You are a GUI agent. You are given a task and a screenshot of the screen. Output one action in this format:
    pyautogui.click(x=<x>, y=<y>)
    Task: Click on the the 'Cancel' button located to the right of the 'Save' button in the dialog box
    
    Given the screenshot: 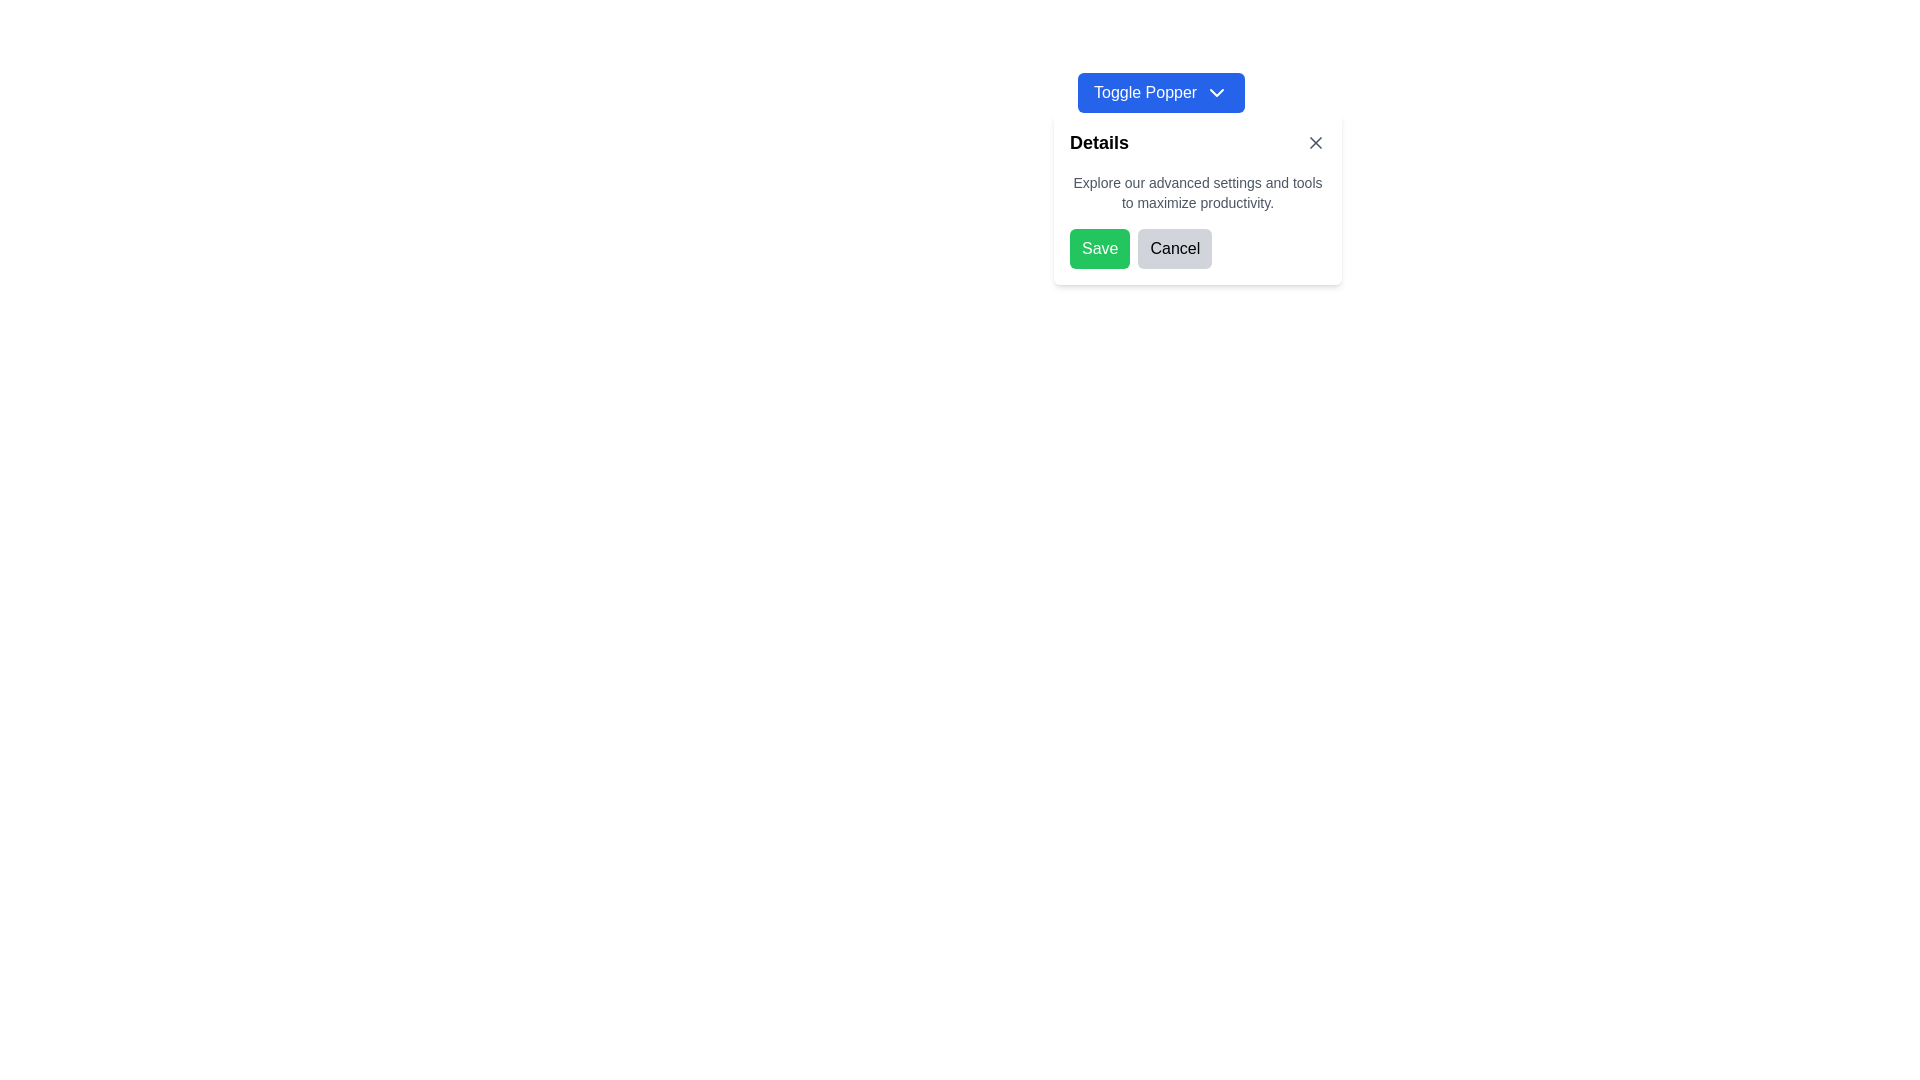 What is the action you would take?
    pyautogui.click(x=1175, y=248)
    